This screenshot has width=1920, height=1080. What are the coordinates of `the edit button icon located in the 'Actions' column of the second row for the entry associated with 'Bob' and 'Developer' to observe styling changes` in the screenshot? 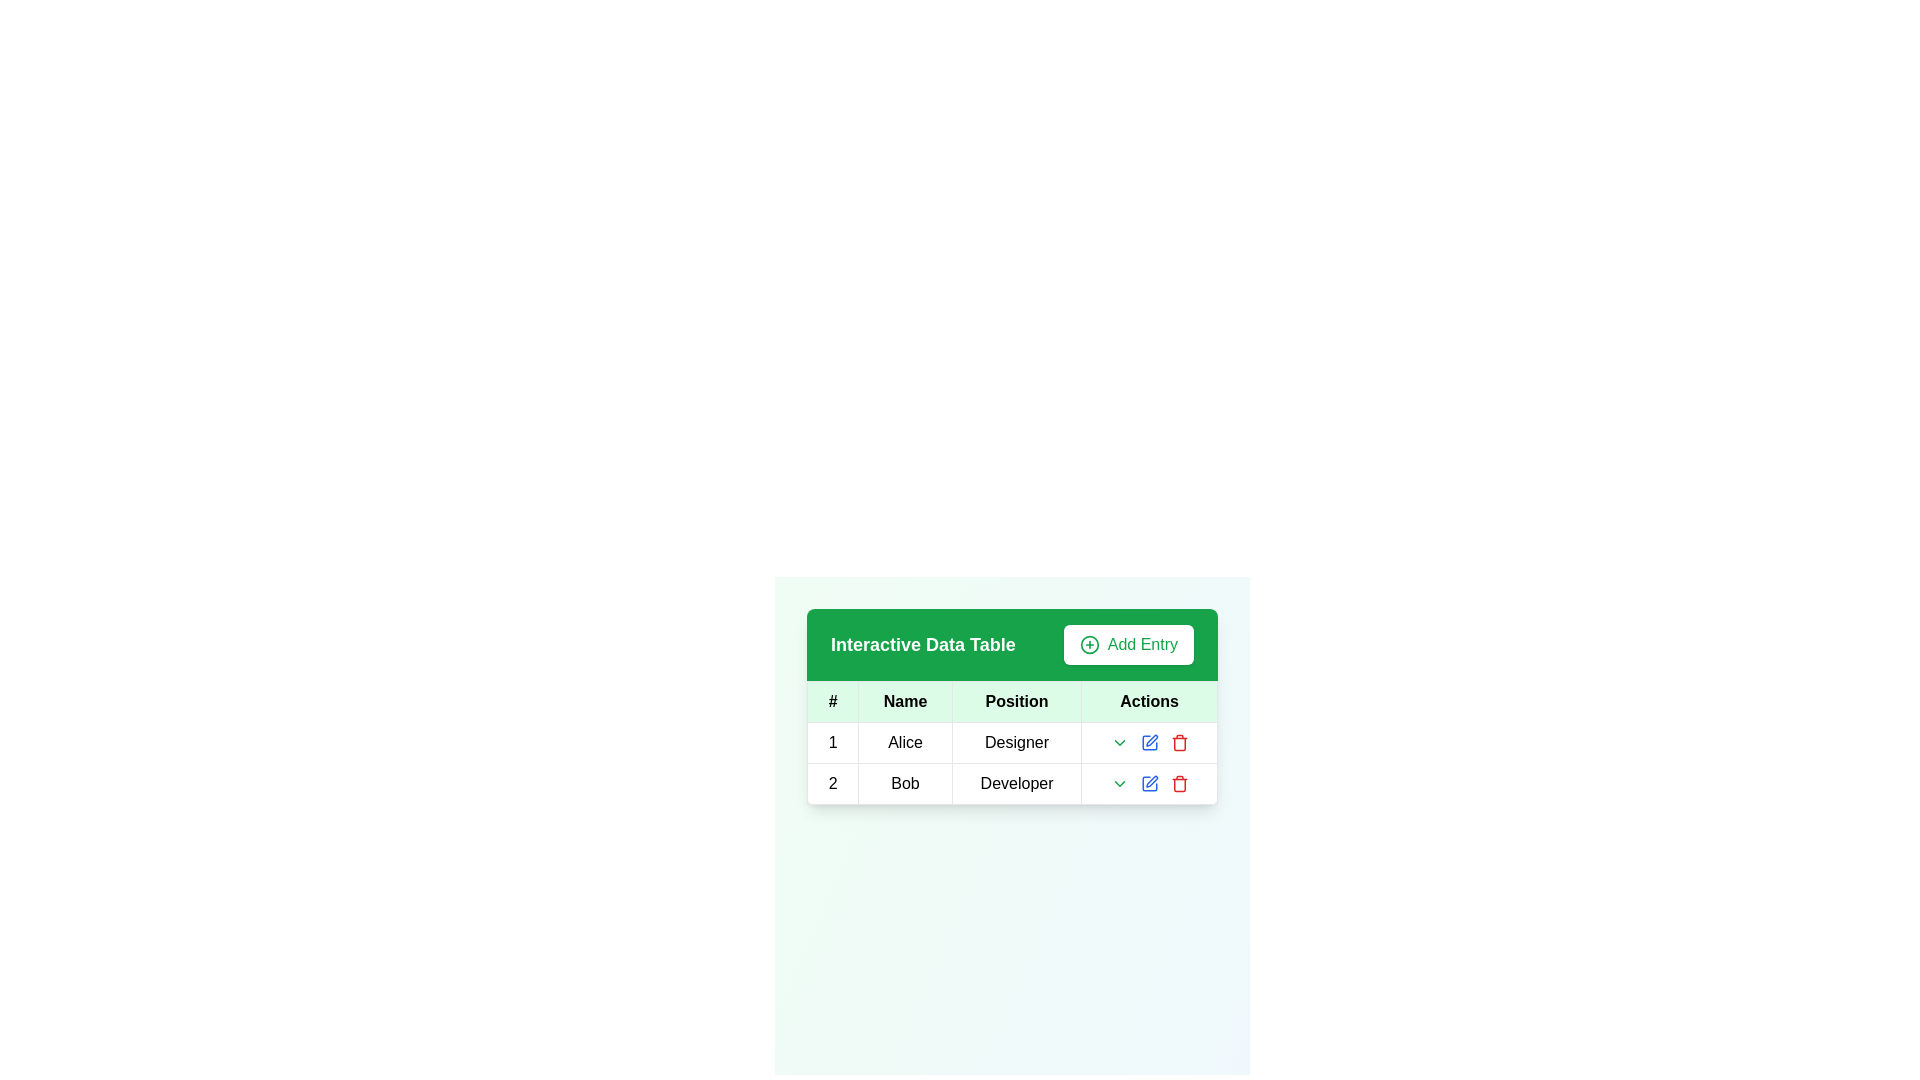 It's located at (1149, 782).